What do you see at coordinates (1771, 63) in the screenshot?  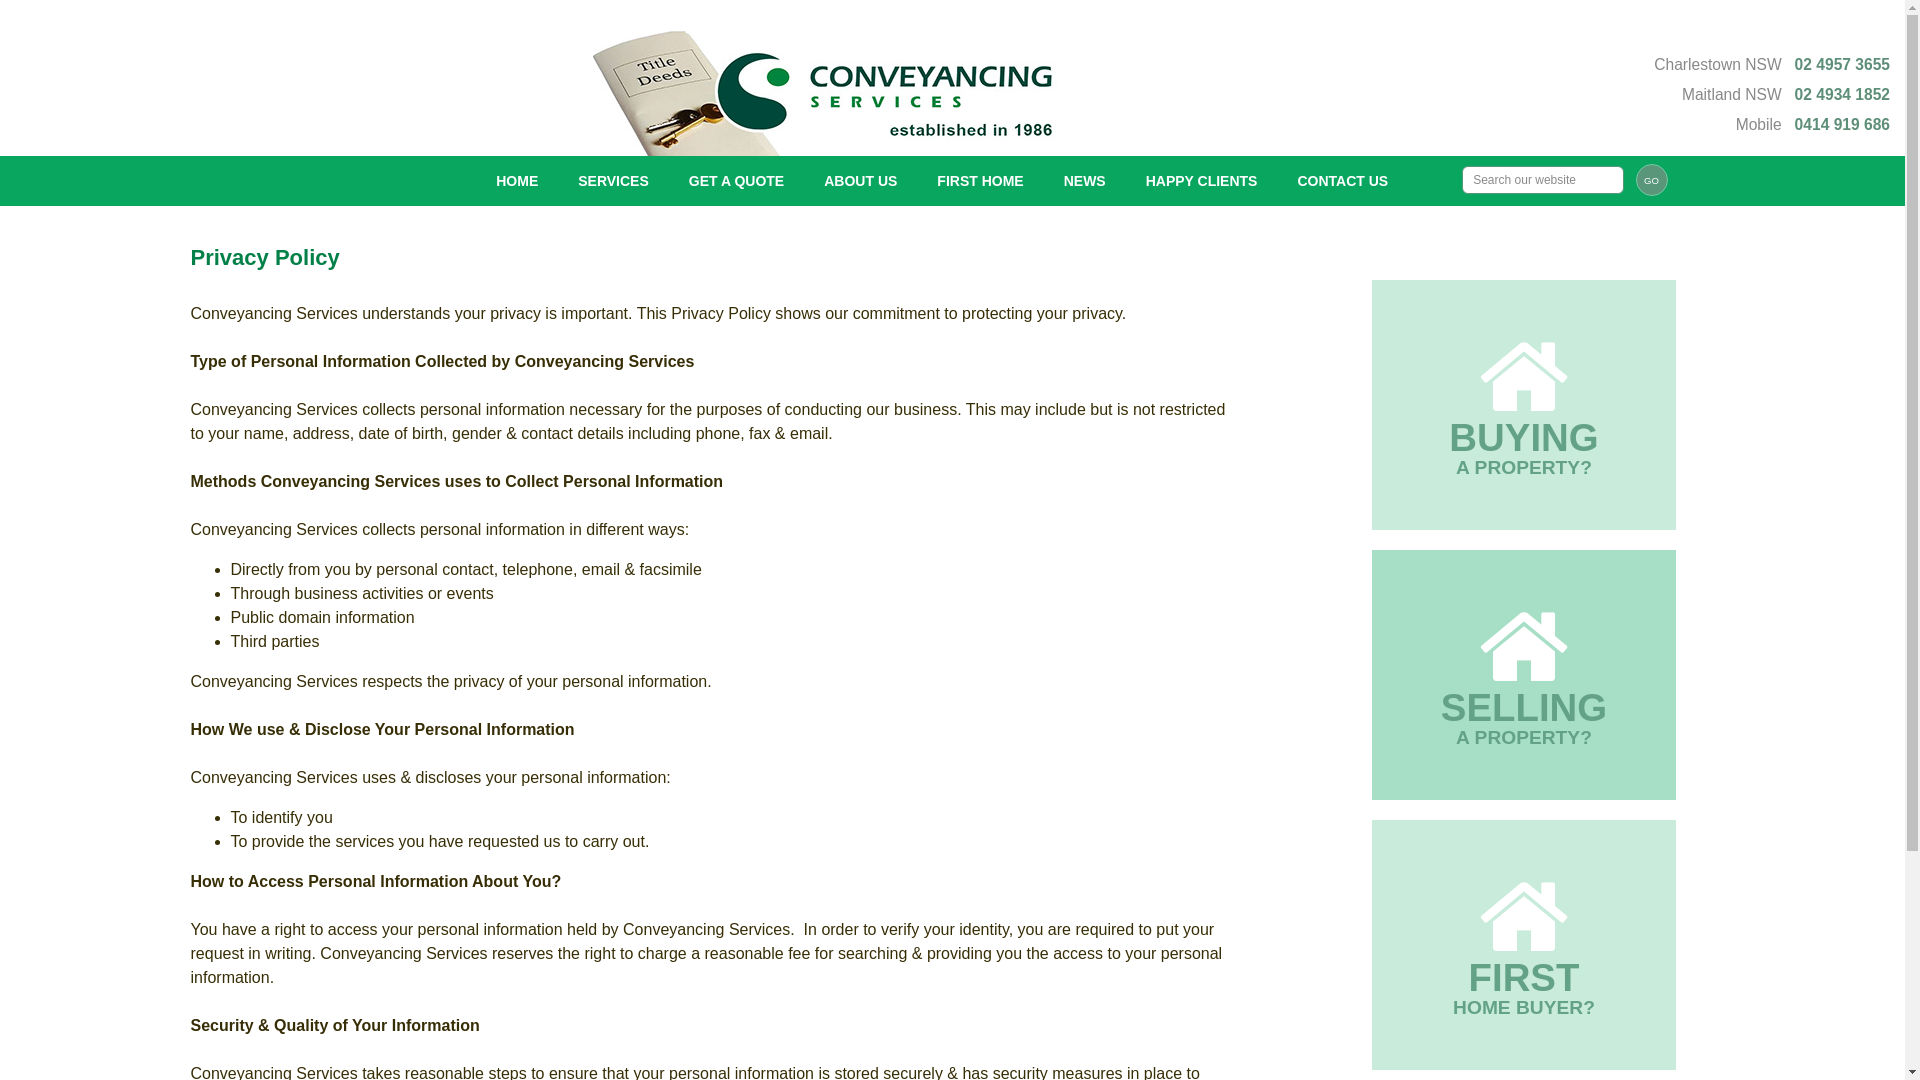 I see `'Charlestown NSW   02 4957 3655'` at bounding box center [1771, 63].